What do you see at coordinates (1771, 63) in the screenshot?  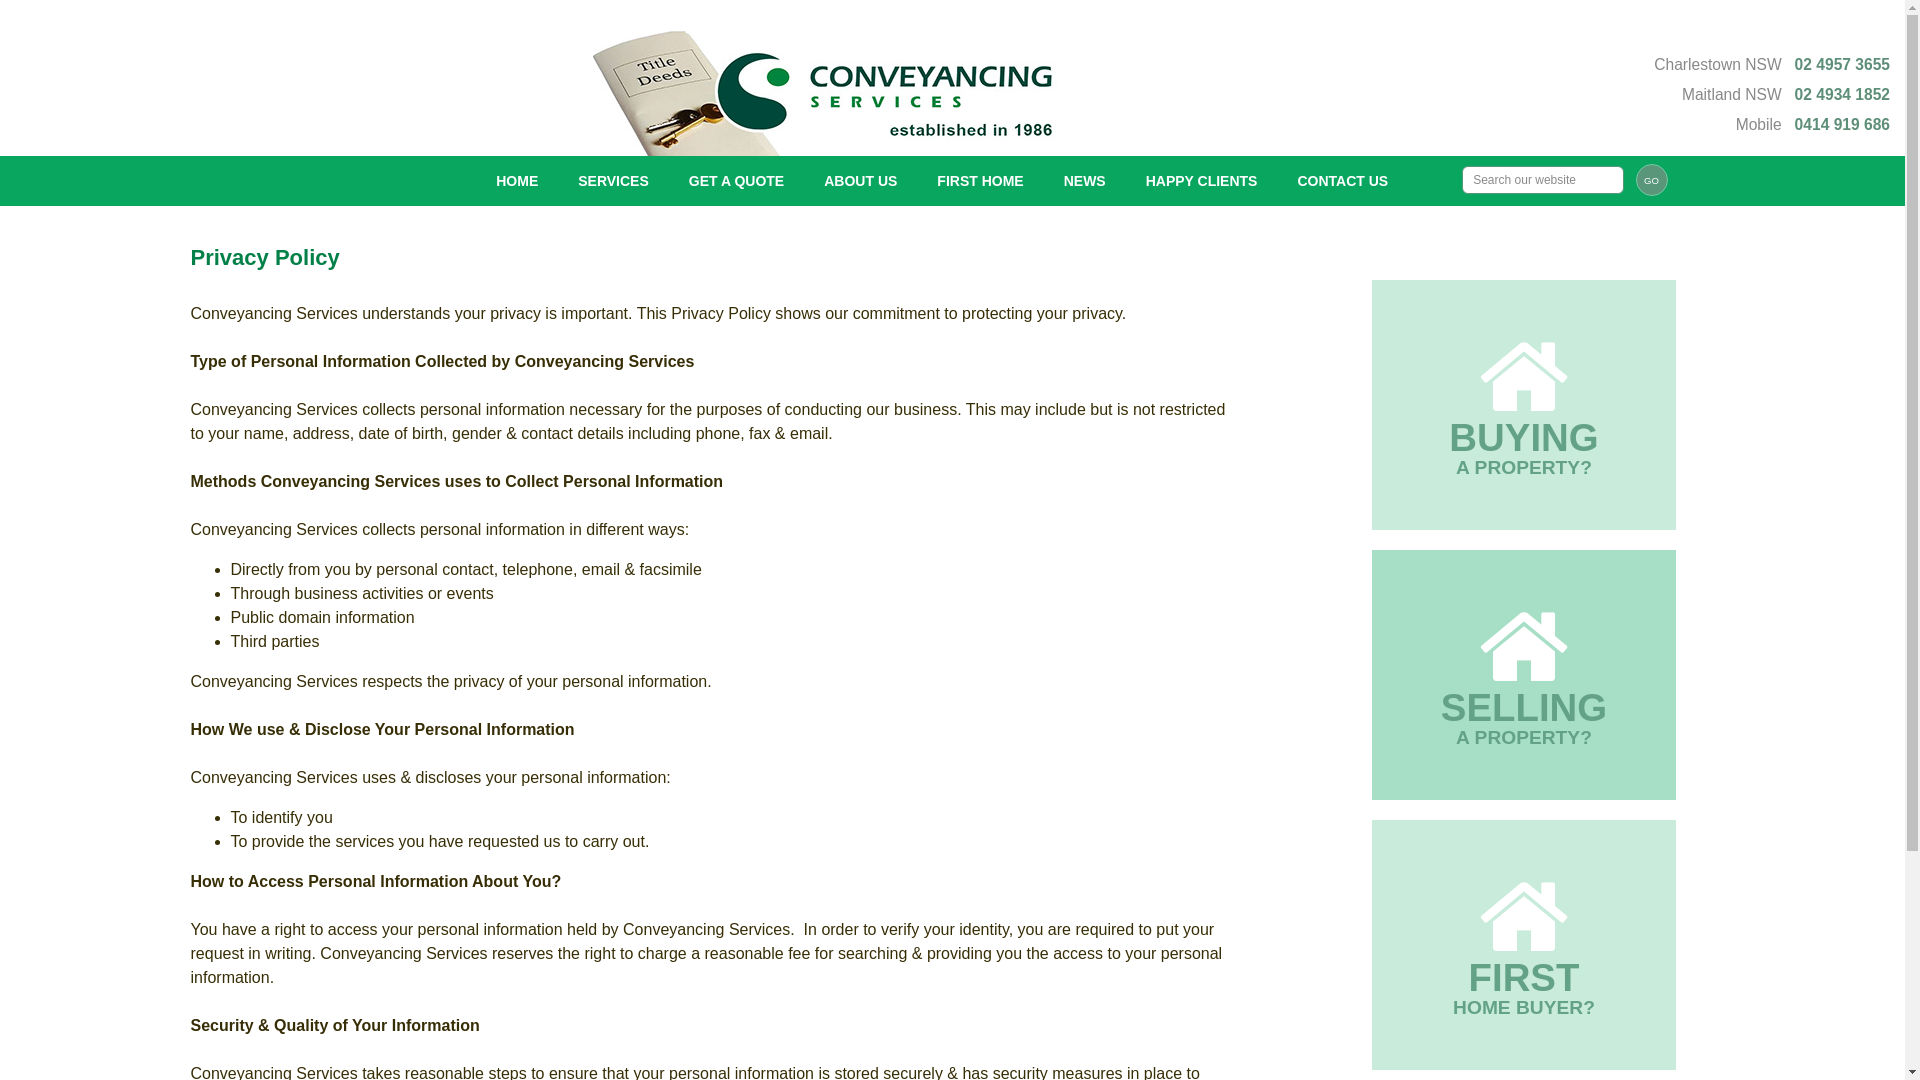 I see `'Charlestown NSW   02 4957 3655'` at bounding box center [1771, 63].